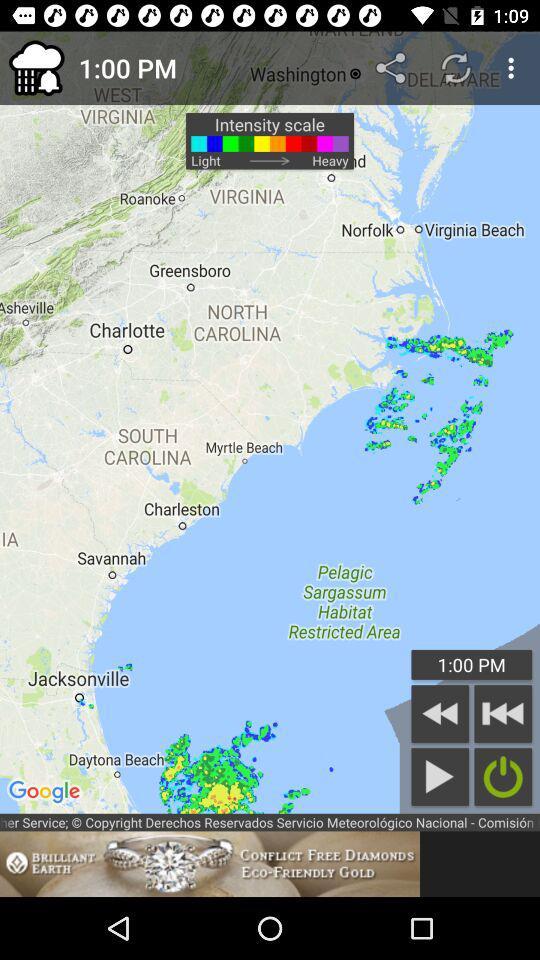 This screenshot has height=960, width=540. What do you see at coordinates (440, 713) in the screenshot?
I see `rewind` at bounding box center [440, 713].